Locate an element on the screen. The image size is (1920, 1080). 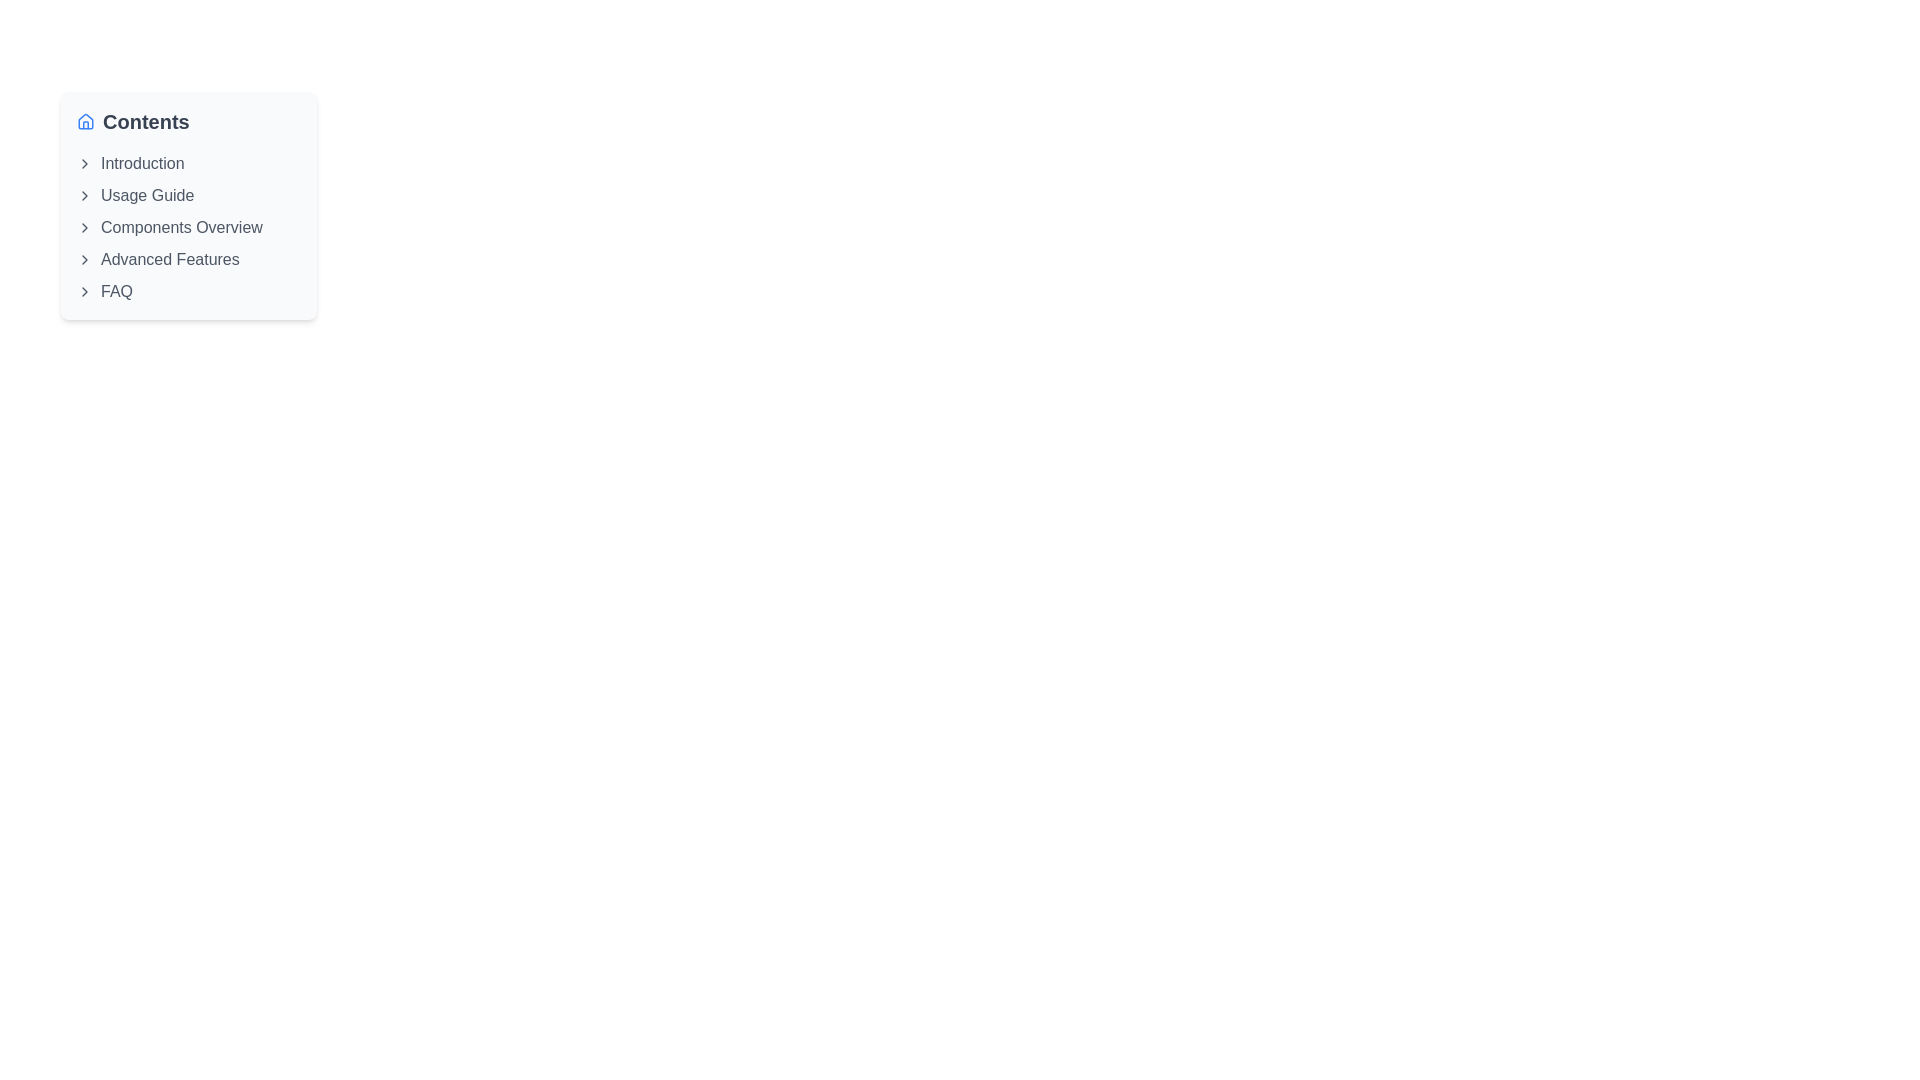
the Navigation Link or Section Header located in the 'Contents' sidebar to change its text color is located at coordinates (188, 258).